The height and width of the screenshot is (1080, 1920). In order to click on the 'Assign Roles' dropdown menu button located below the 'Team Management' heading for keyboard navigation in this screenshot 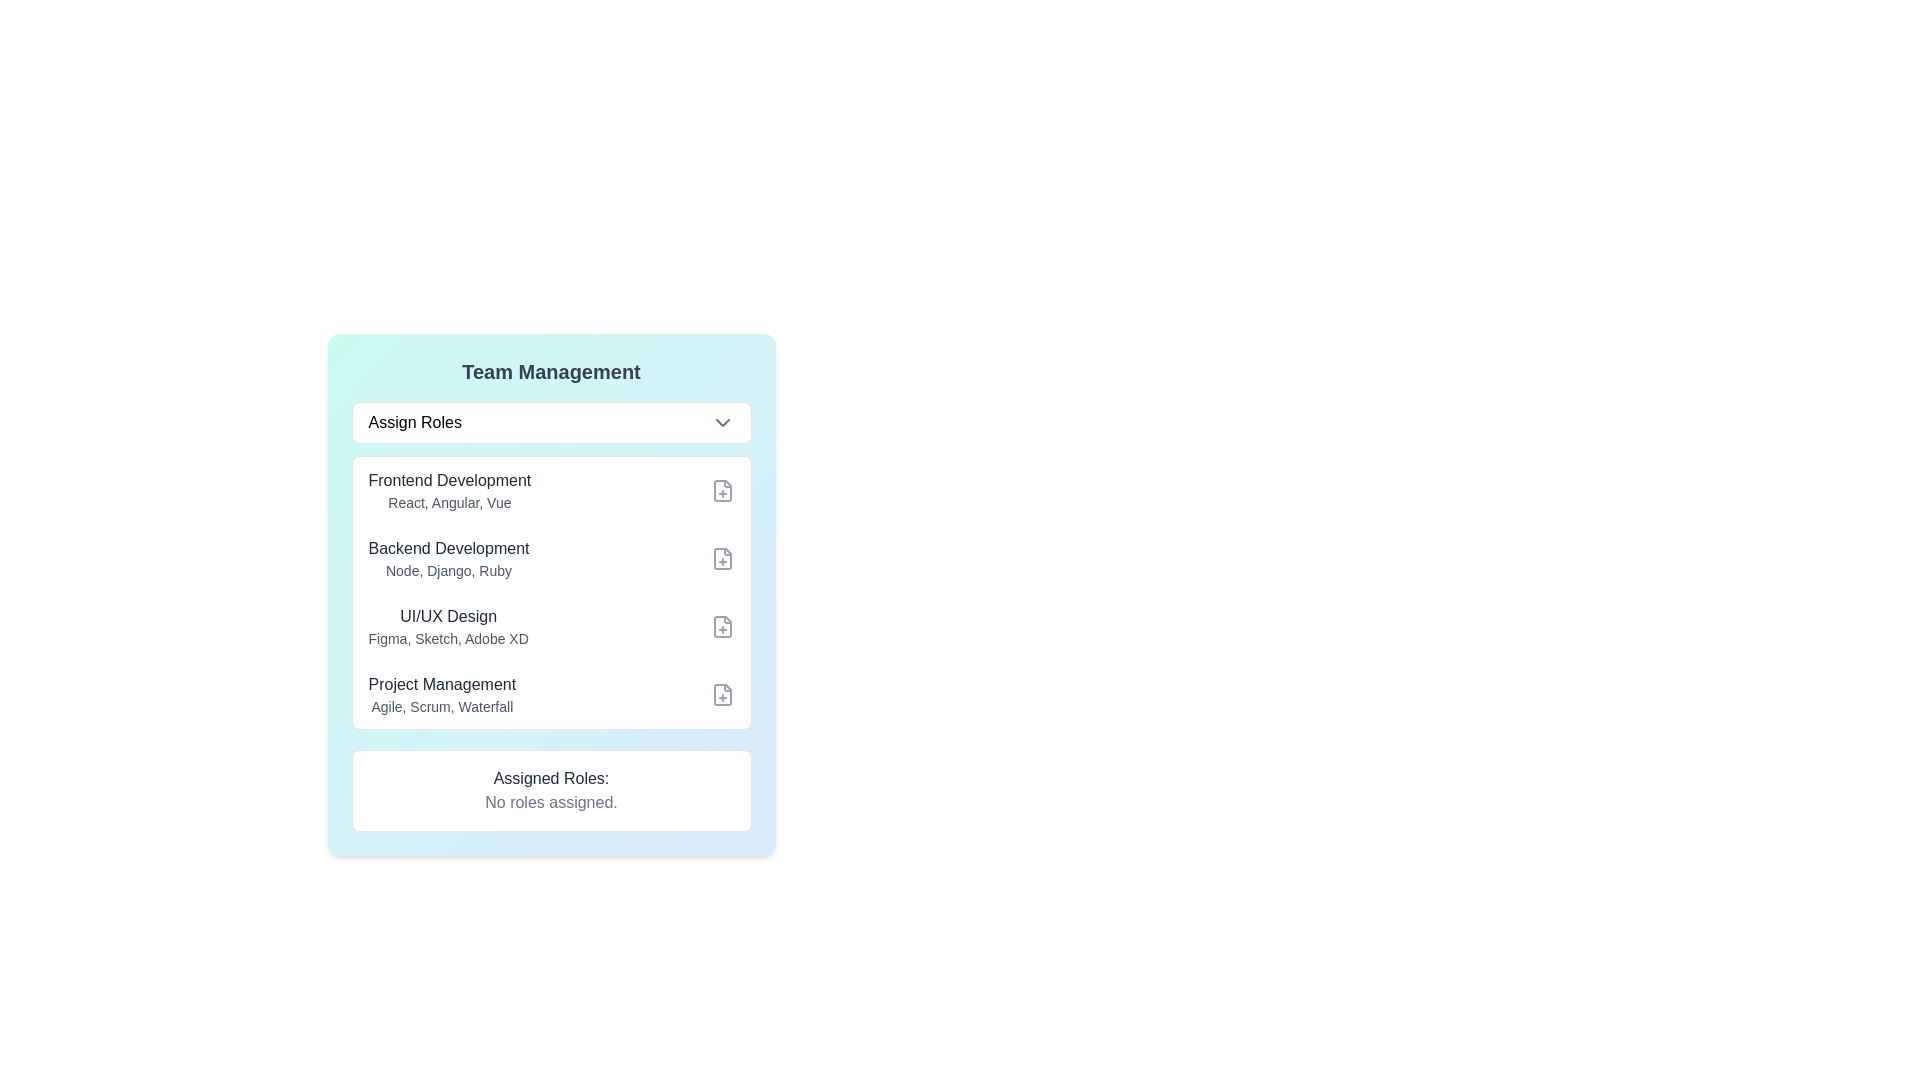, I will do `click(551, 422)`.